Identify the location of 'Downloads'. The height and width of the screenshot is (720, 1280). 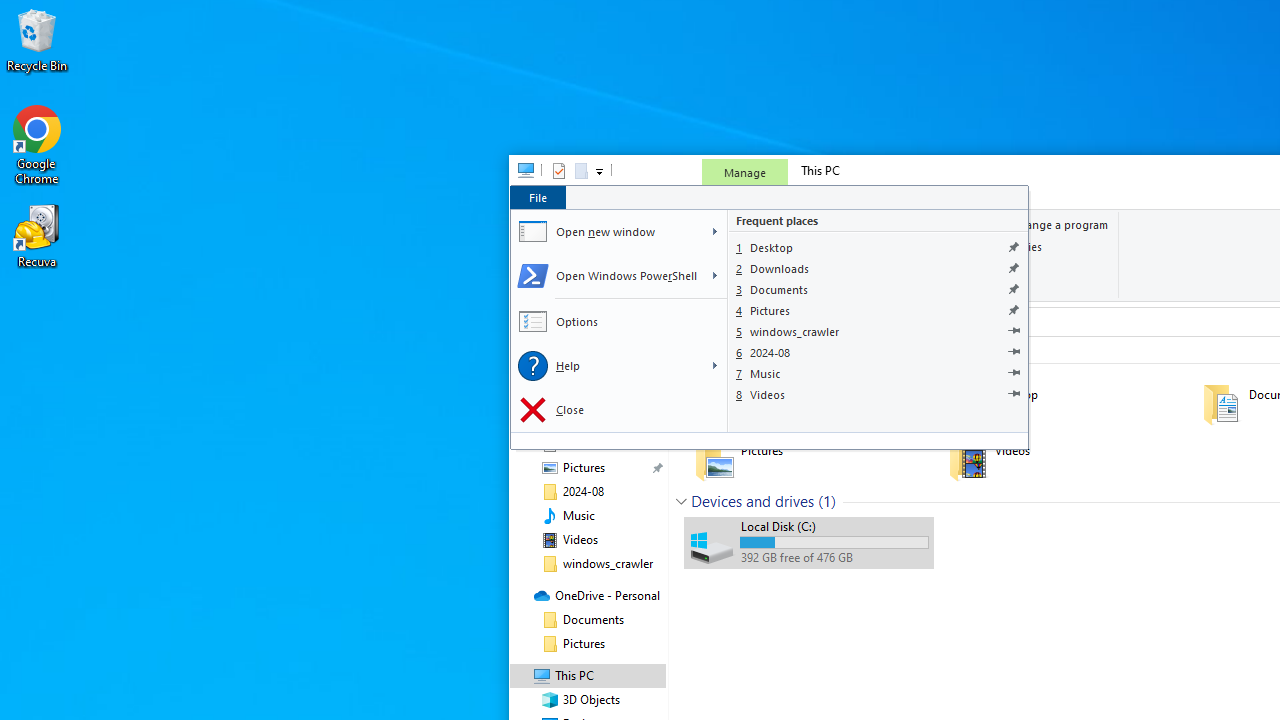
(878, 267).